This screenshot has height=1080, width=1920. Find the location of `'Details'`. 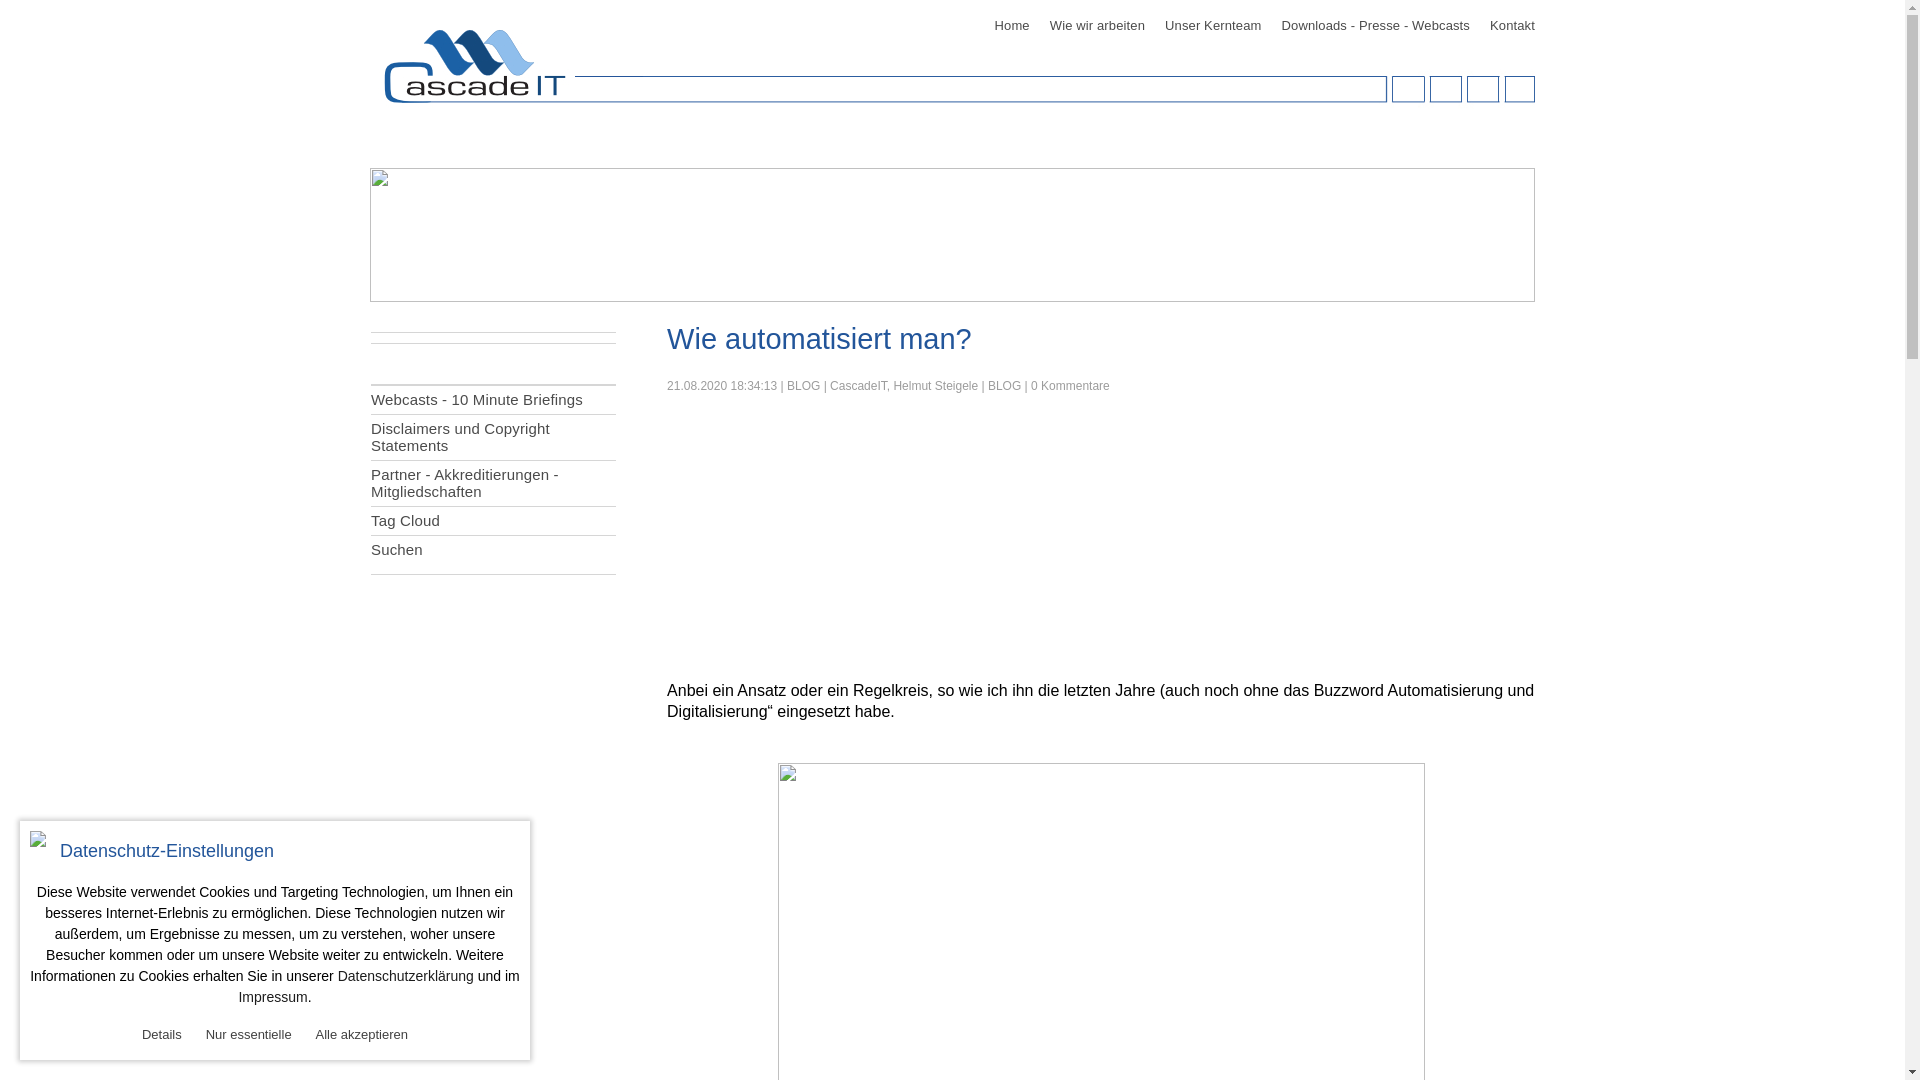

'Details' is located at coordinates (162, 1033).